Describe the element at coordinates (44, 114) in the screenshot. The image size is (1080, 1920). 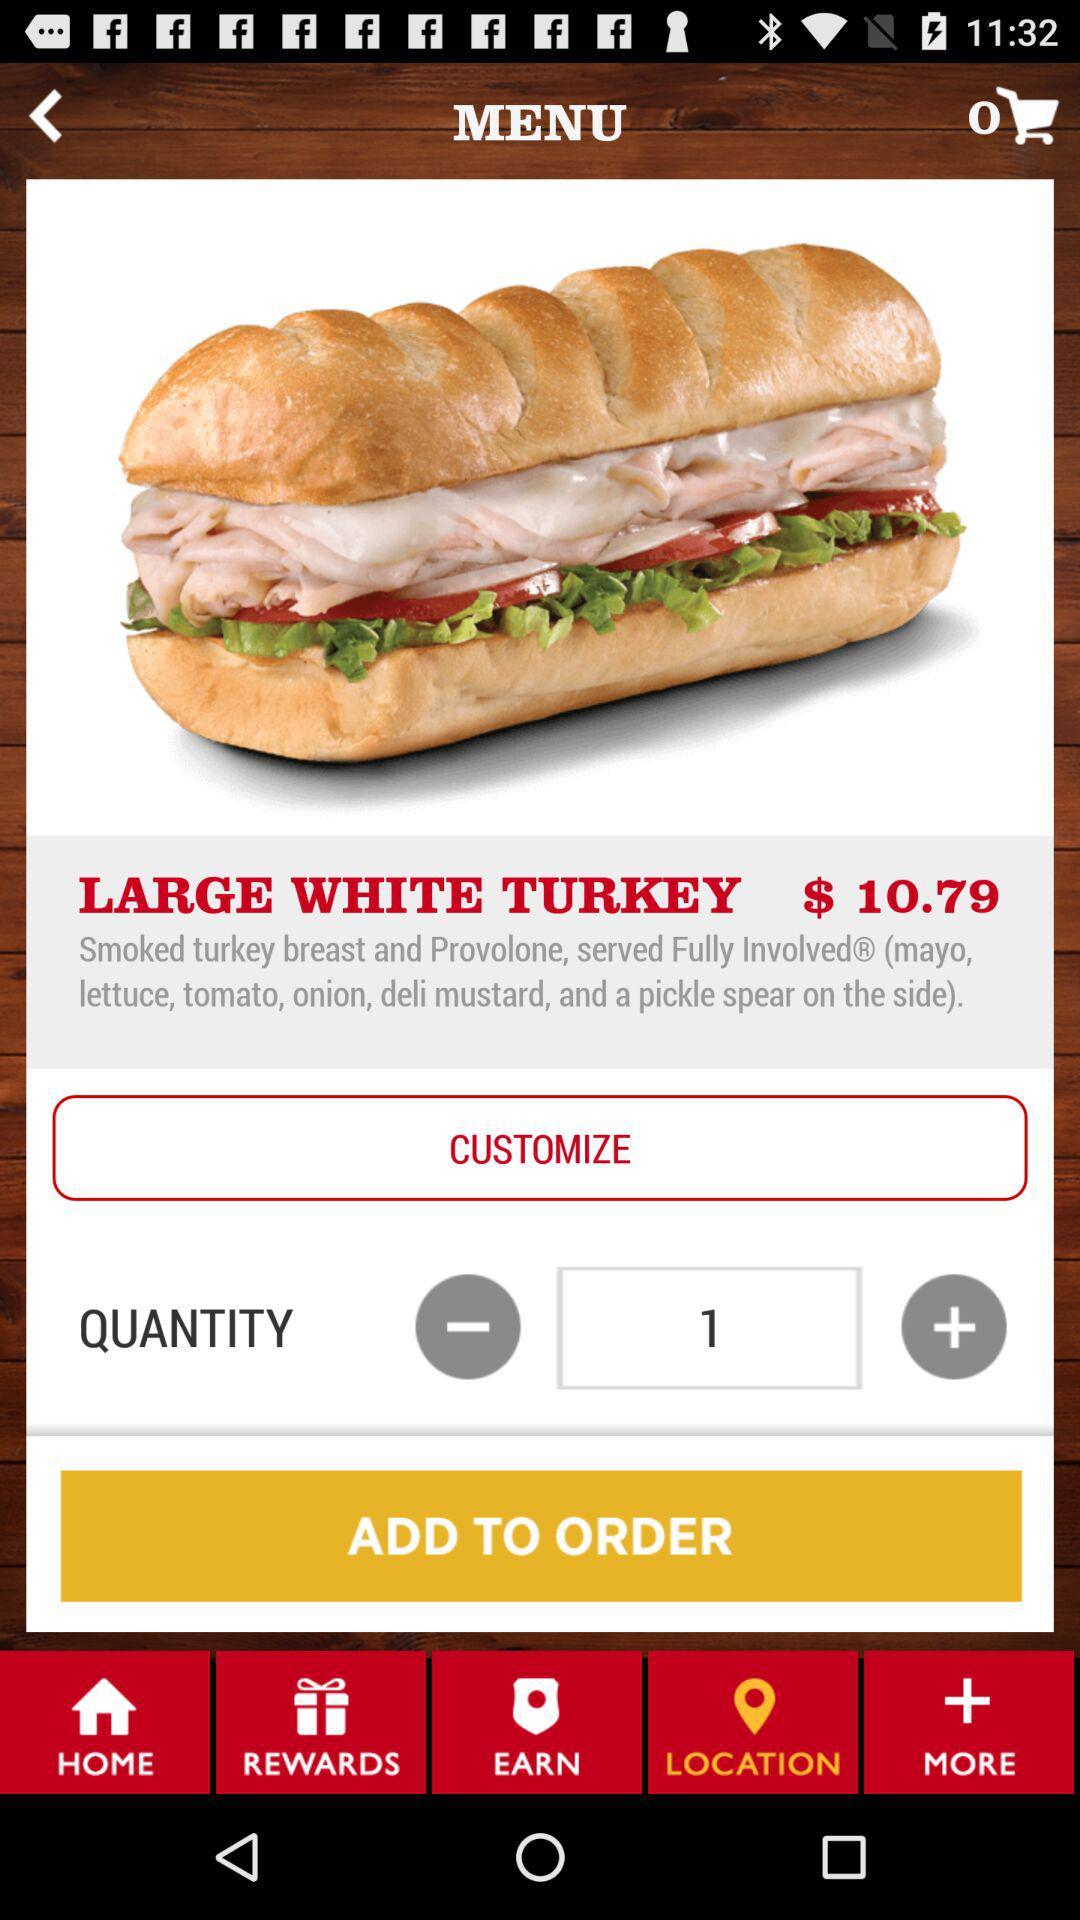
I see `the app to the left of menu icon` at that location.